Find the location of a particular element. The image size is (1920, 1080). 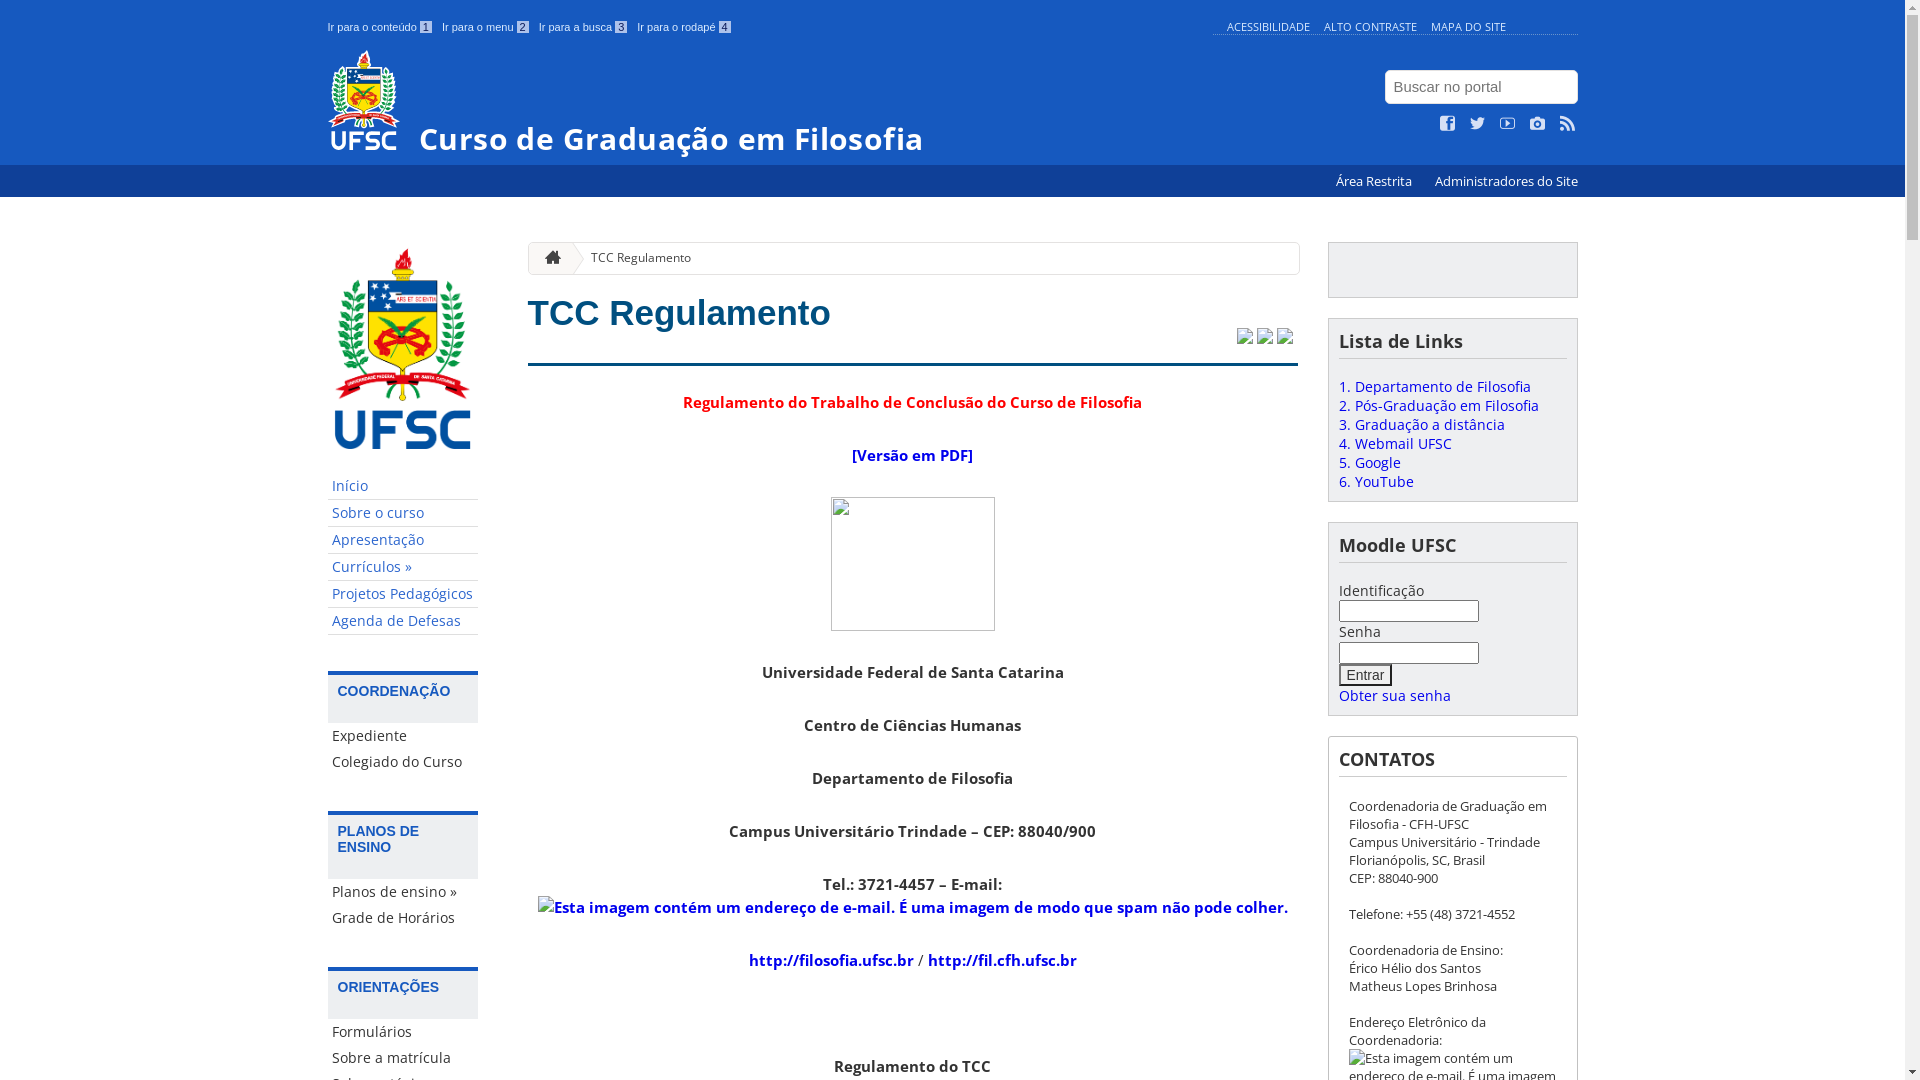

'6. YouTube' is located at coordinates (1374, 481).